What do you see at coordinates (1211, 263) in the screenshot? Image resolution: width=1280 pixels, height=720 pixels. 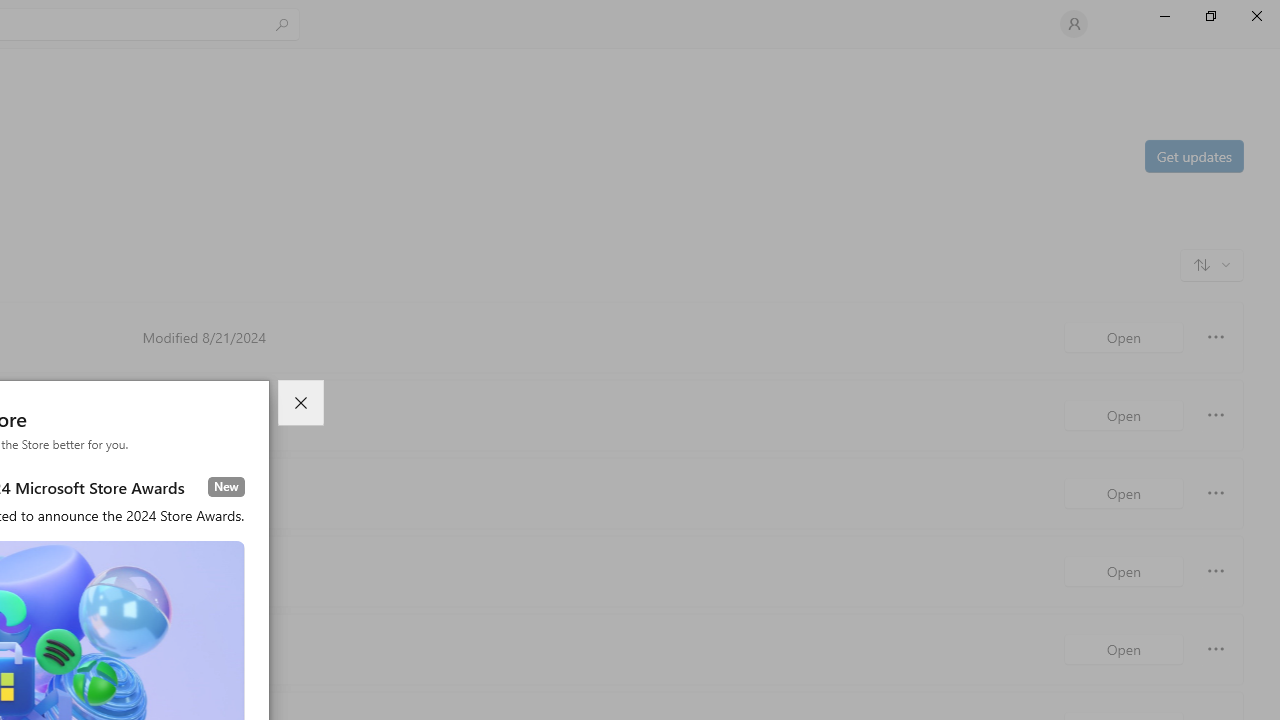 I see `'Sort and filter'` at bounding box center [1211, 263].